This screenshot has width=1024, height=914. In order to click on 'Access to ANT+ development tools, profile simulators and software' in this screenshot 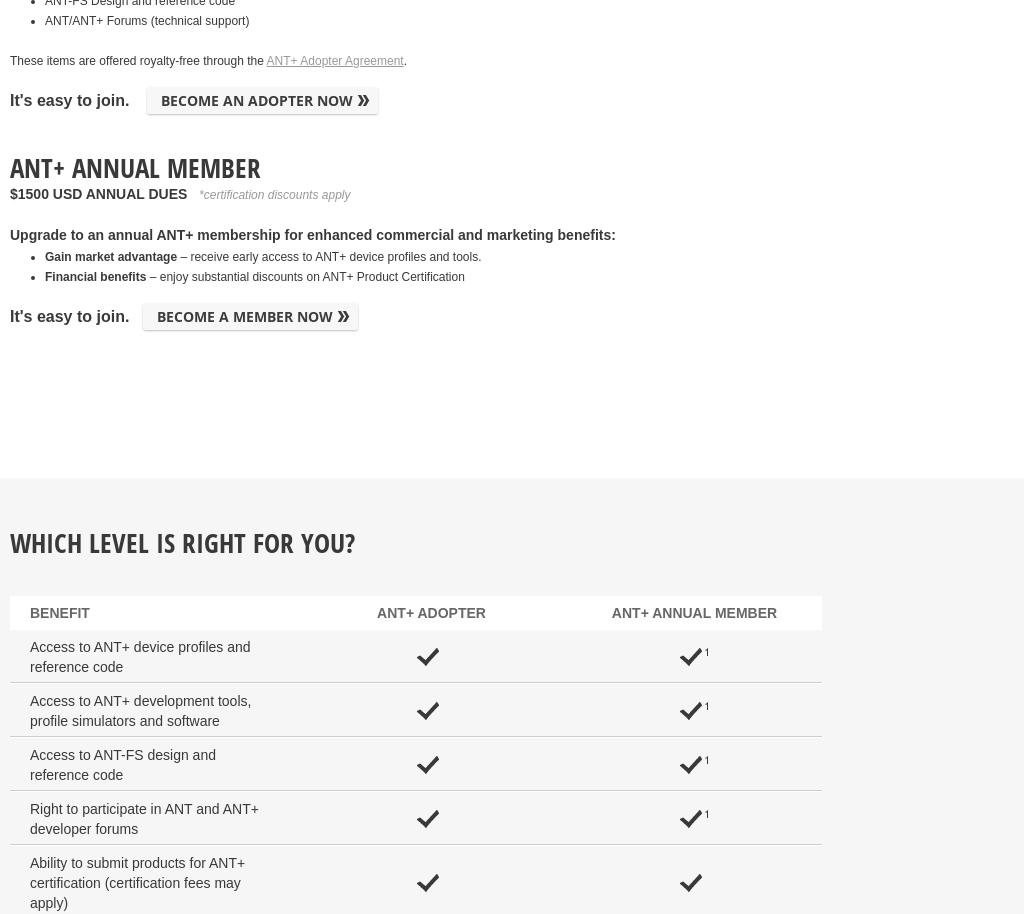, I will do `click(30, 710)`.